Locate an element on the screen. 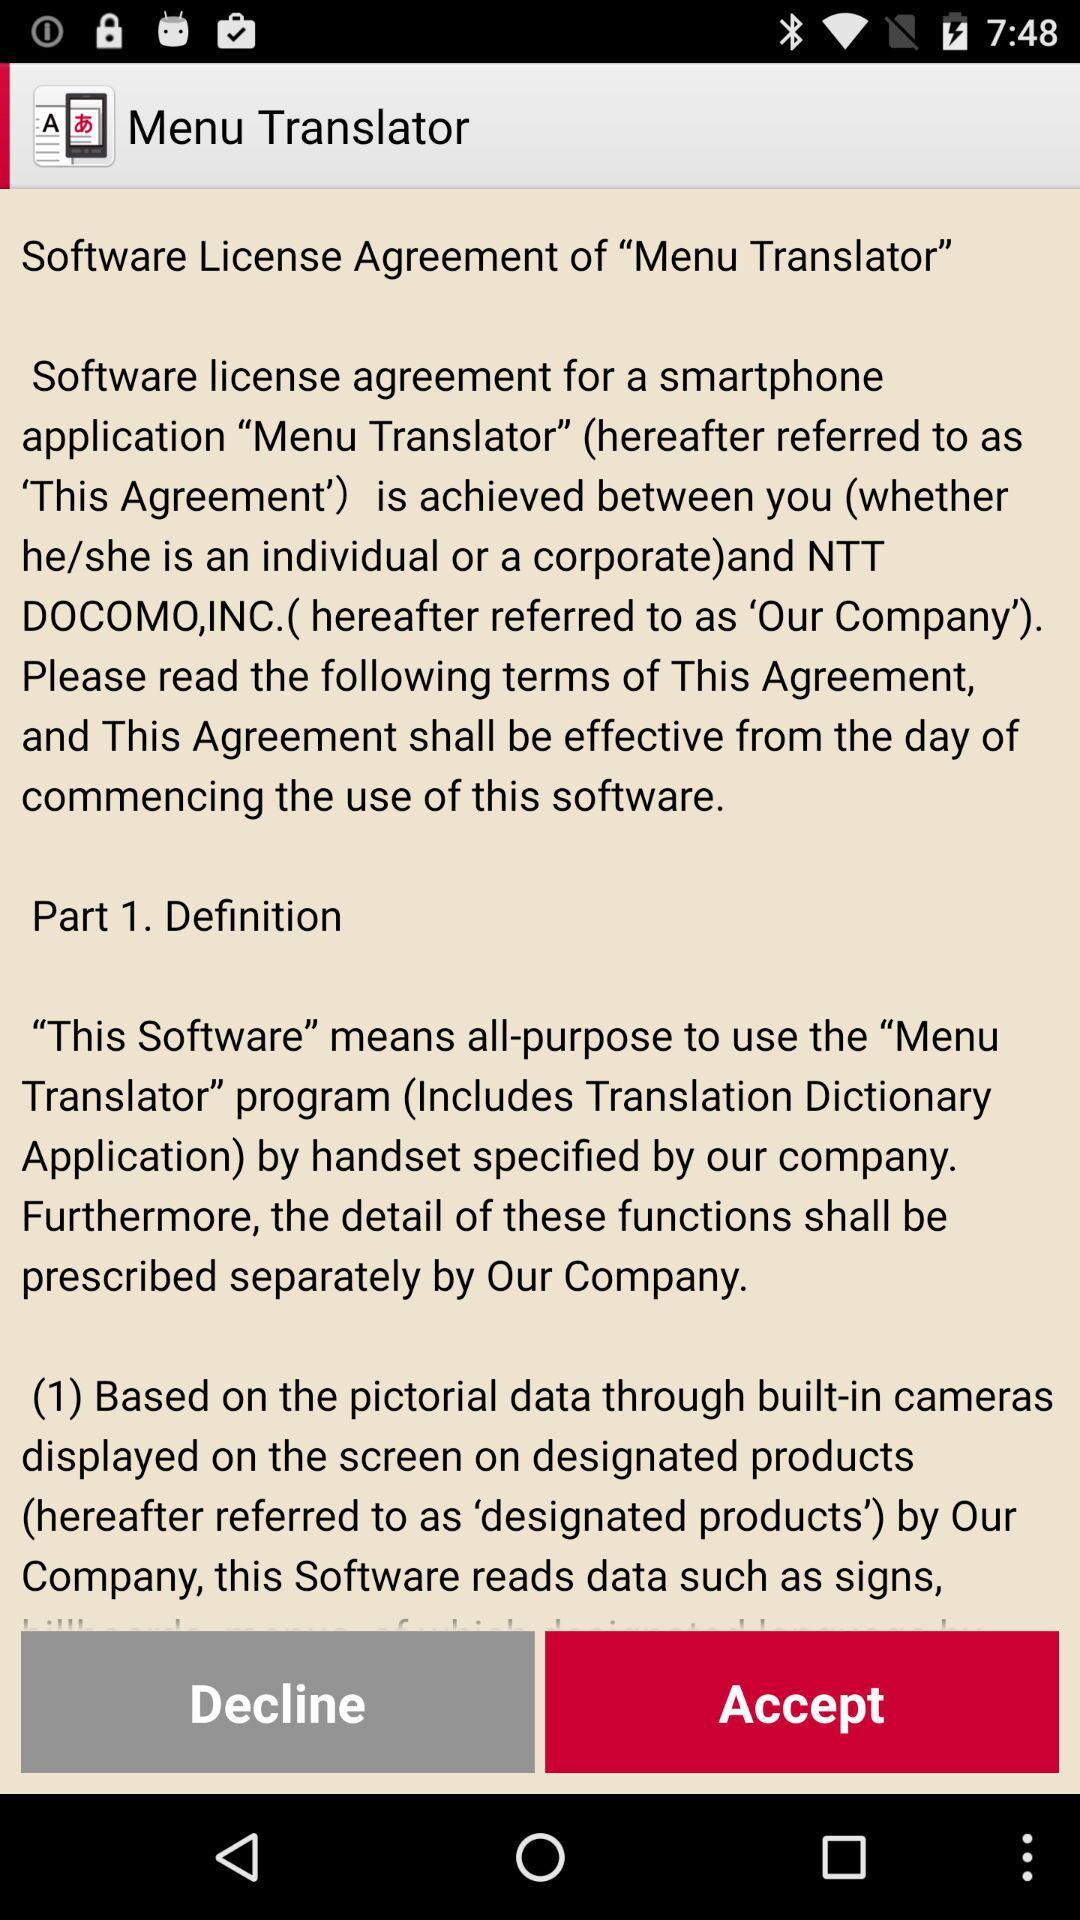 The height and width of the screenshot is (1920, 1080). icon at the bottom right corner is located at coordinates (801, 1701).